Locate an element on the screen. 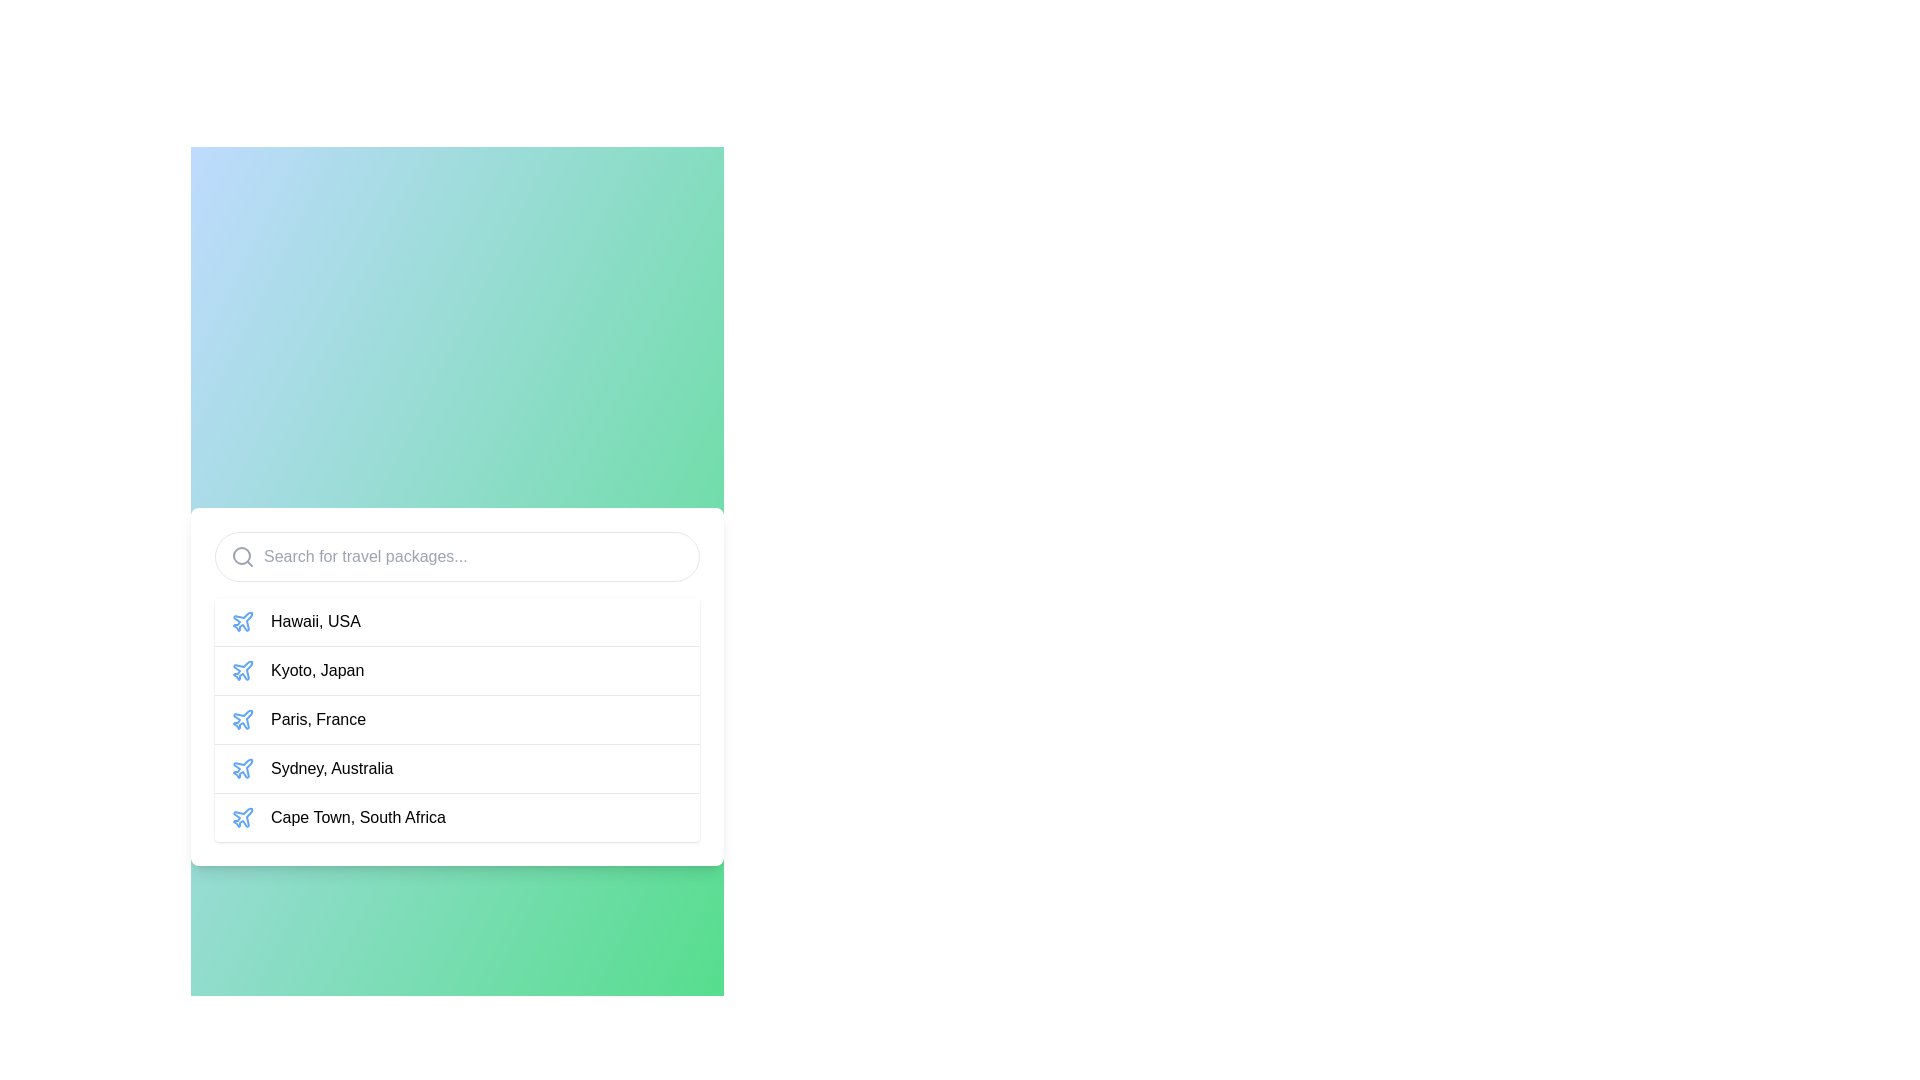  the text label 'Paris, France' in the dropdown list is located at coordinates (317, 720).